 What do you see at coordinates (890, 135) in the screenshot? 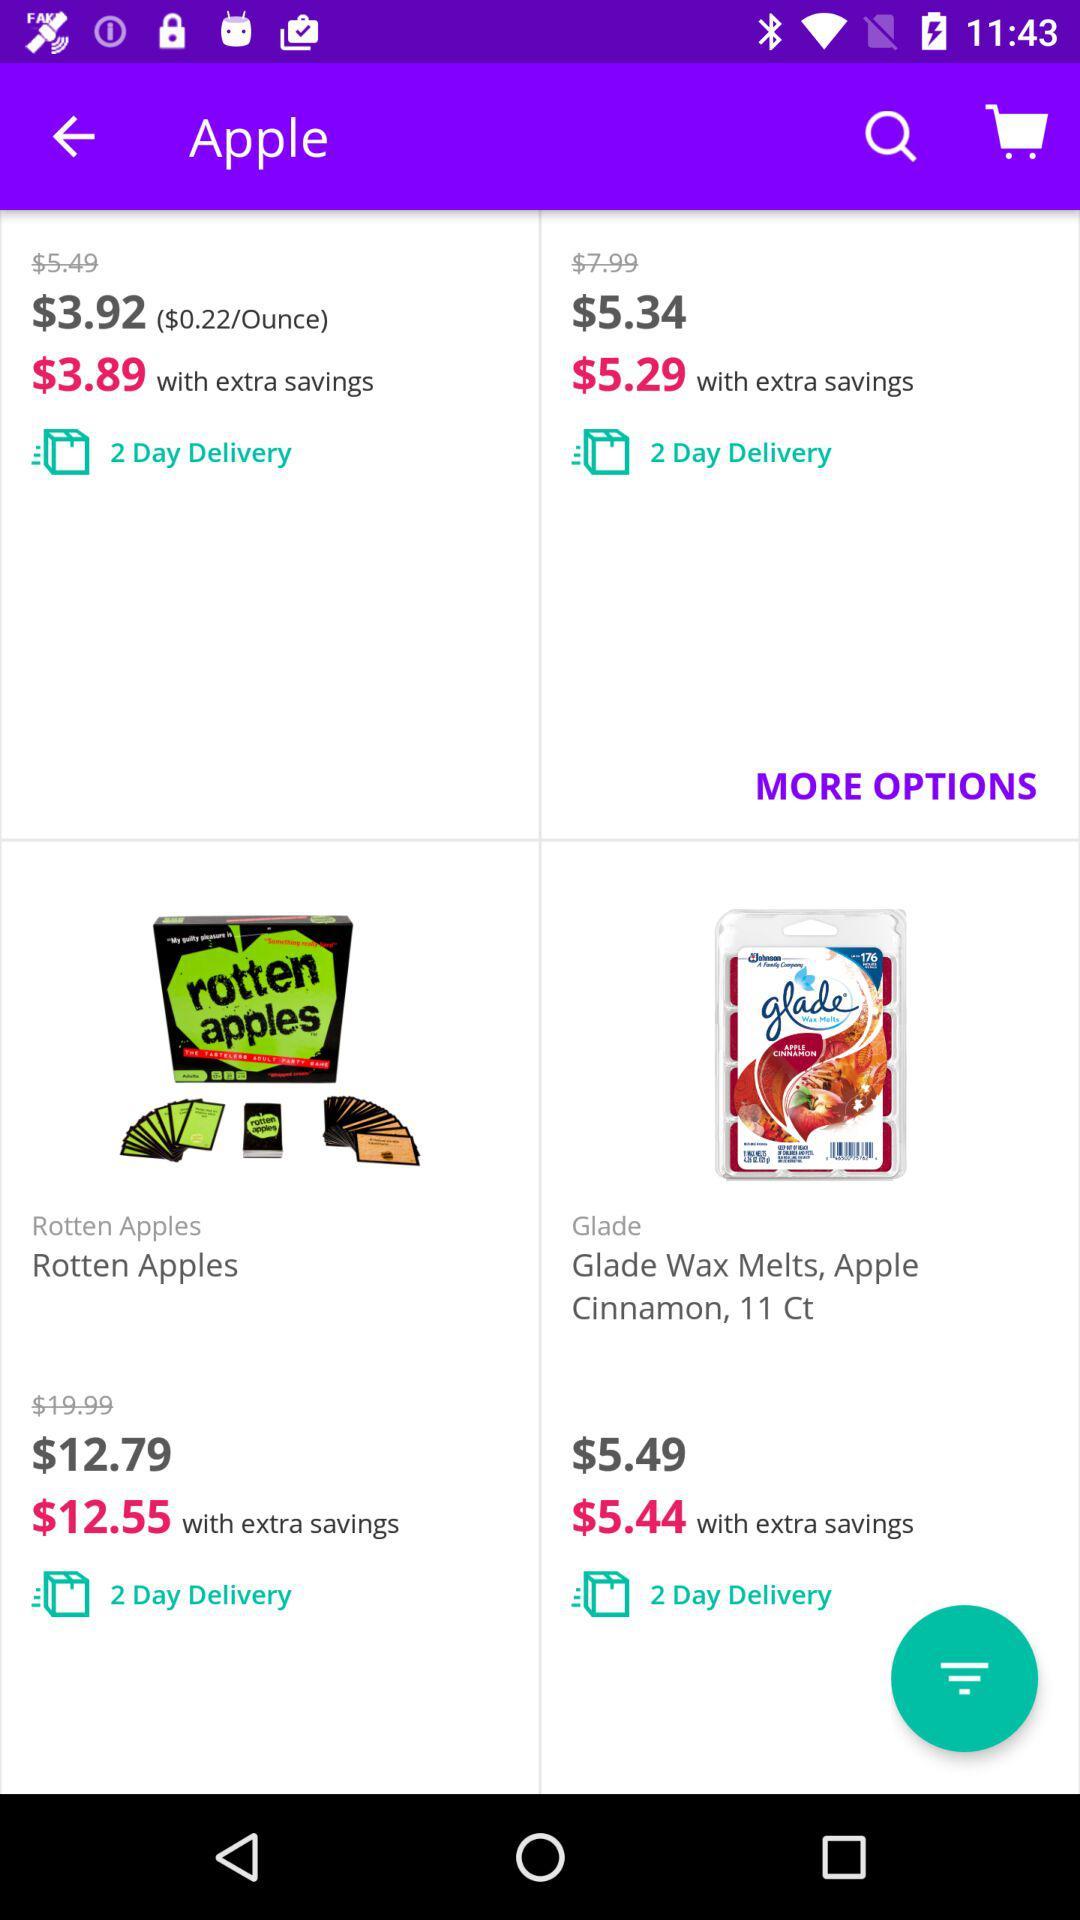
I see `the search icon at the top right corner of the page` at bounding box center [890, 135].